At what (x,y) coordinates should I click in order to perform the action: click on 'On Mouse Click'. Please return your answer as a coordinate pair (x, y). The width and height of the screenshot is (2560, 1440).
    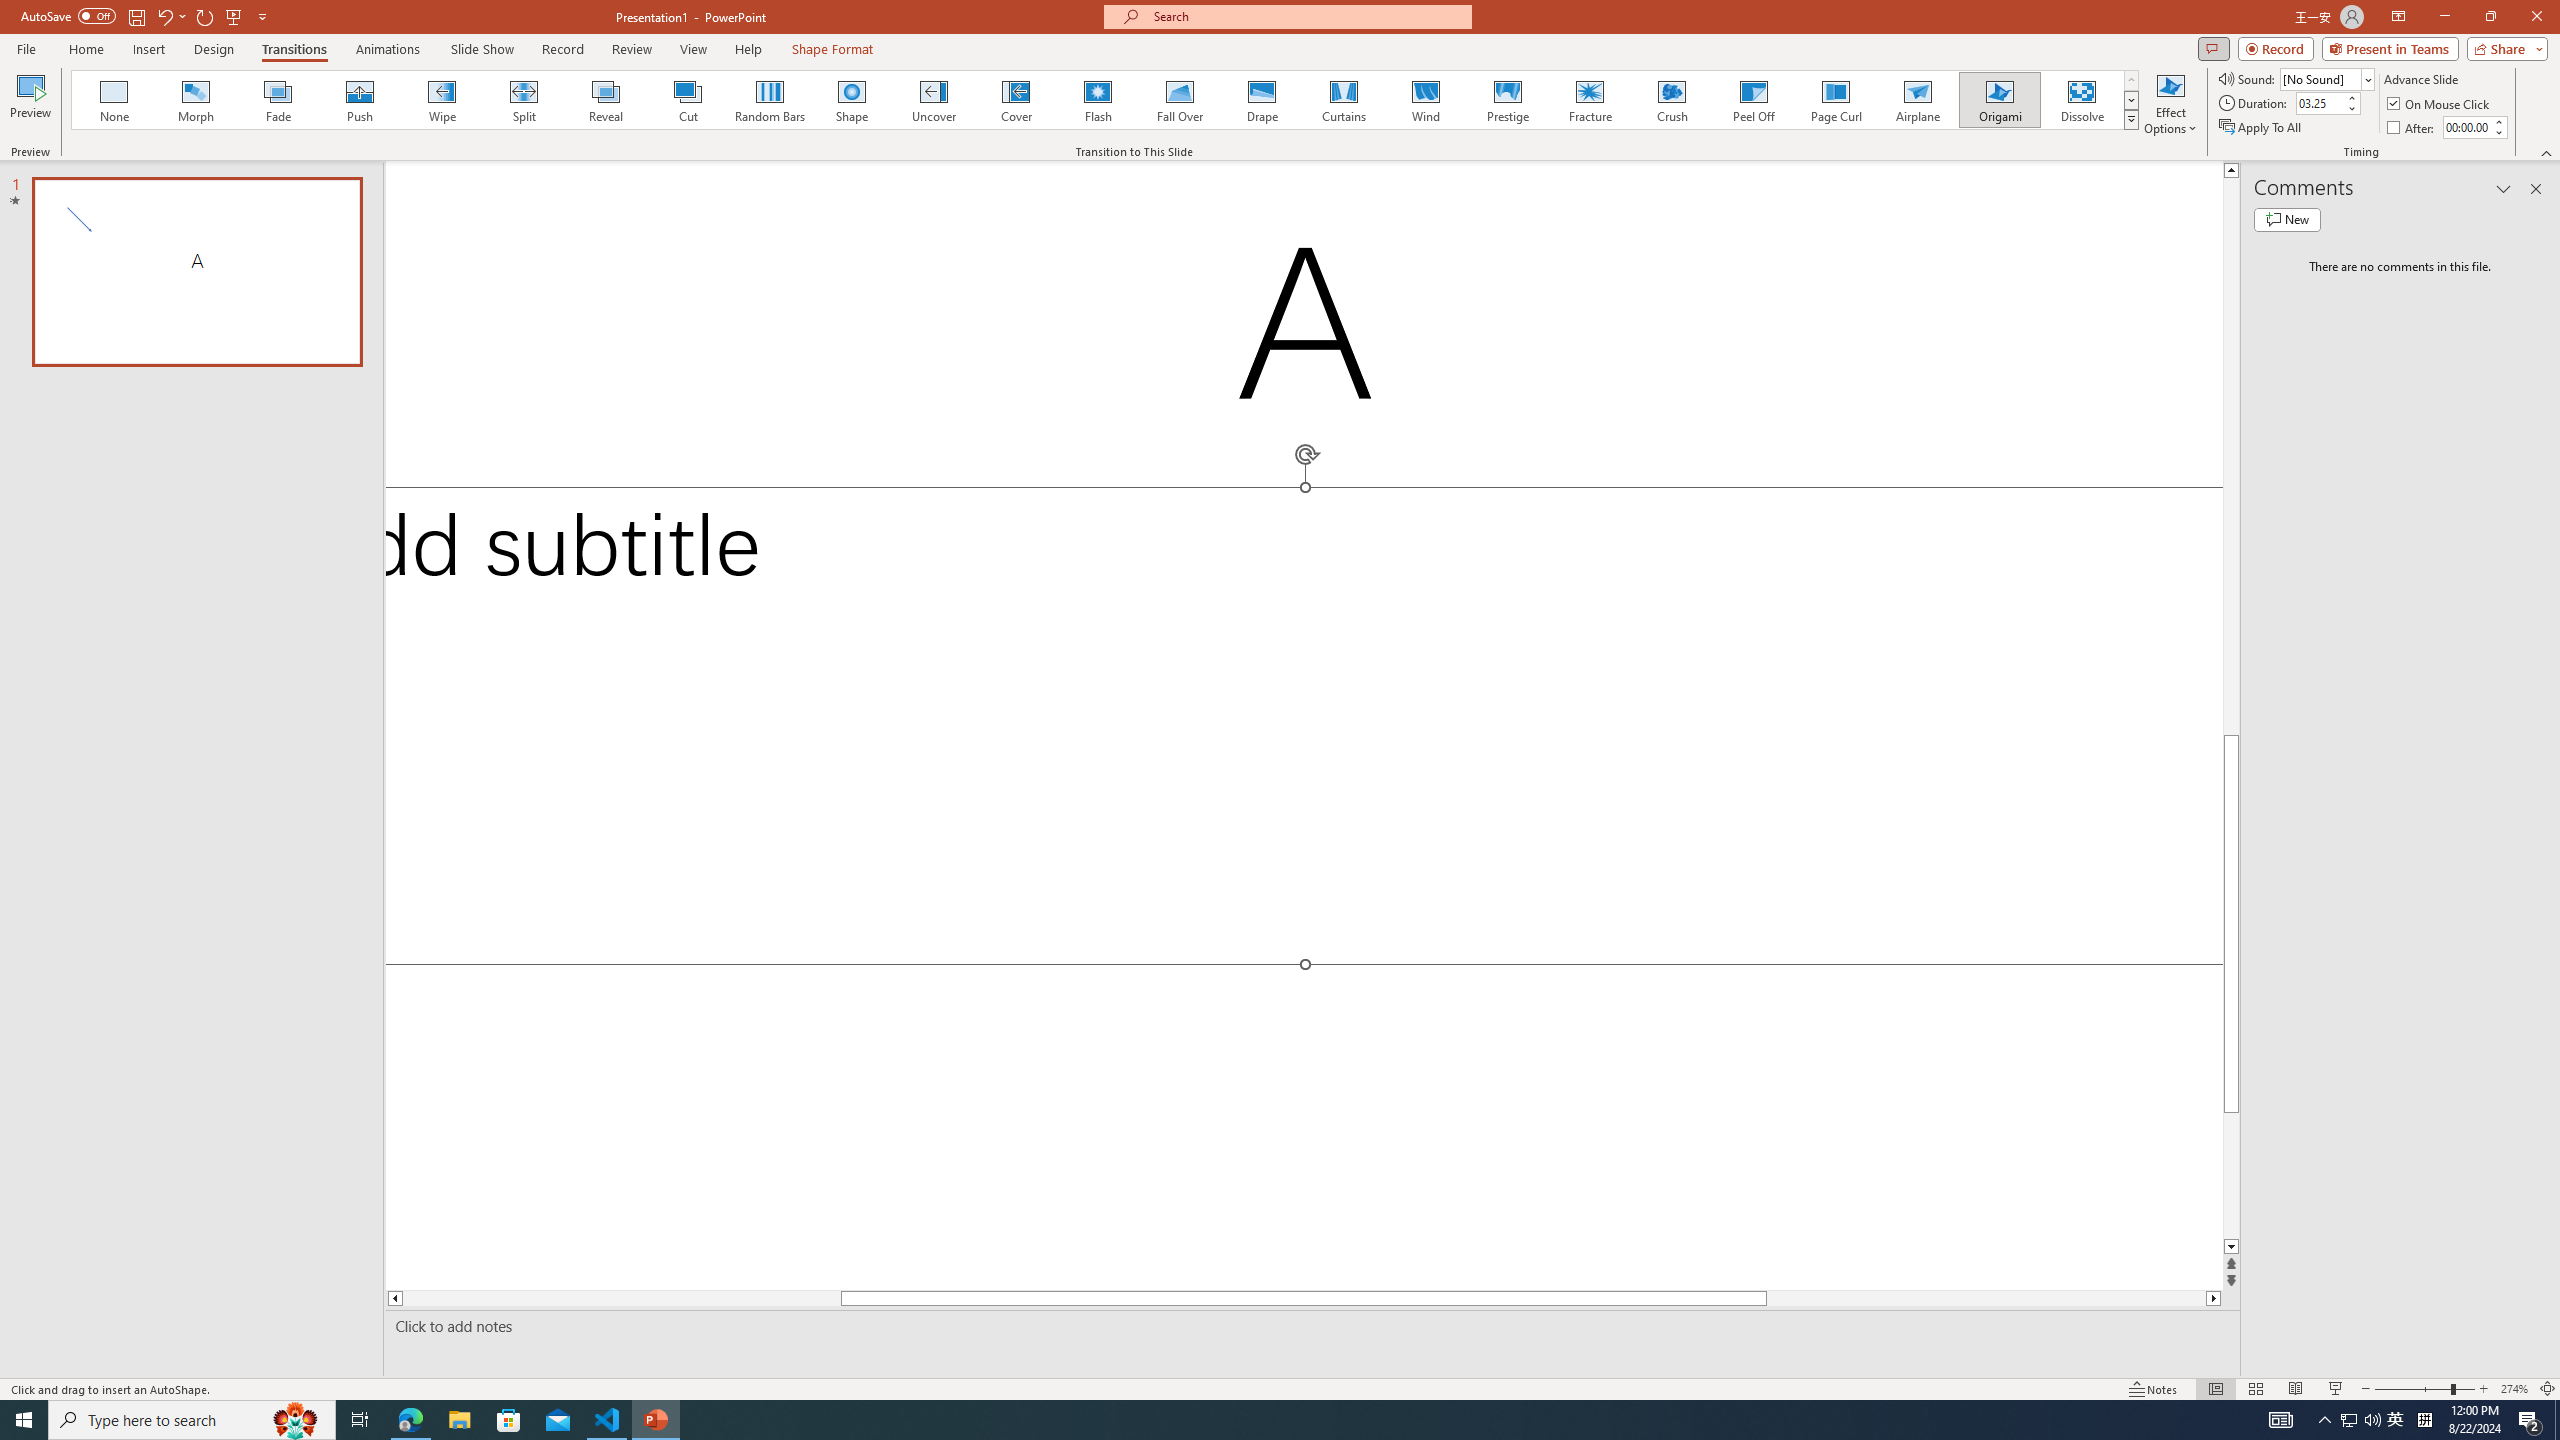
    Looking at the image, I should click on (2438, 103).